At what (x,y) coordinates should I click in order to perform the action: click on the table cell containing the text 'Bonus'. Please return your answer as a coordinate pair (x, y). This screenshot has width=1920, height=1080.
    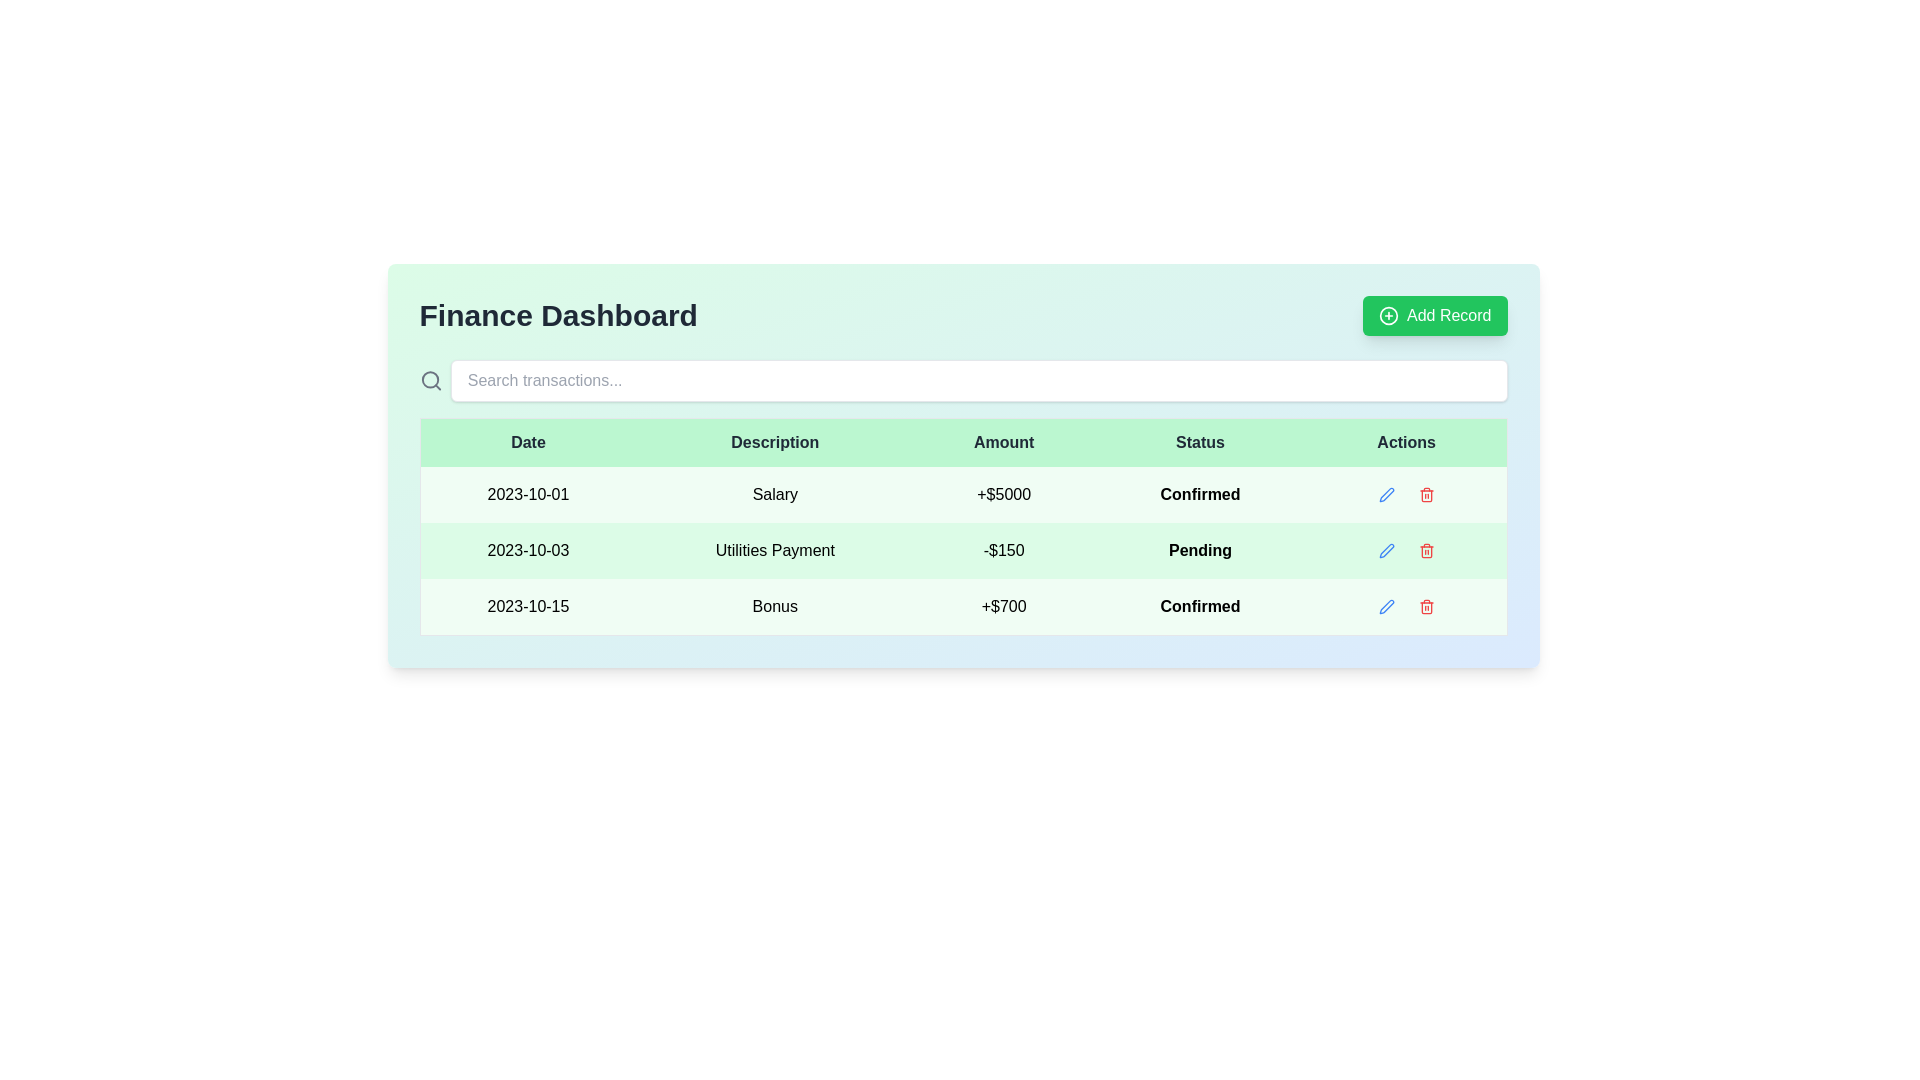
    Looking at the image, I should click on (774, 606).